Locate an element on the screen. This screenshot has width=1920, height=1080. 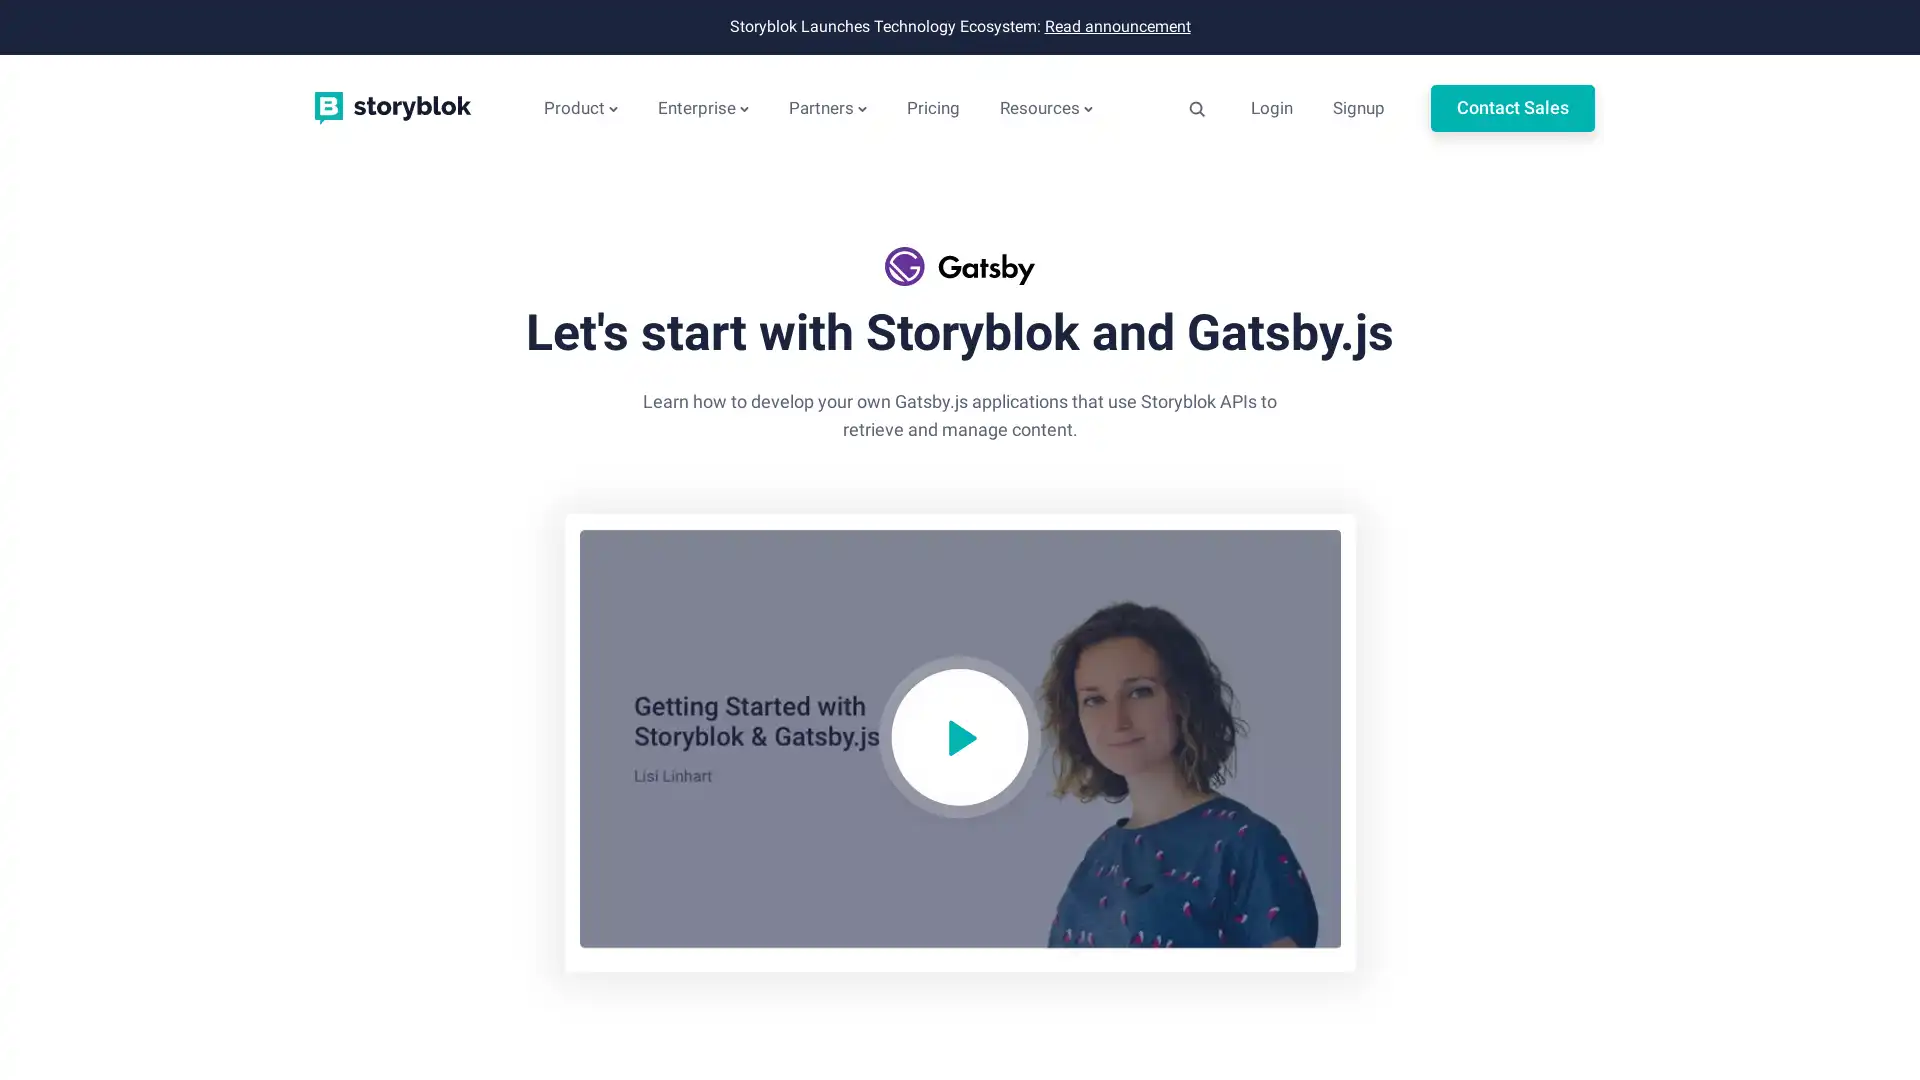
Resources is located at coordinates (1045, 108).